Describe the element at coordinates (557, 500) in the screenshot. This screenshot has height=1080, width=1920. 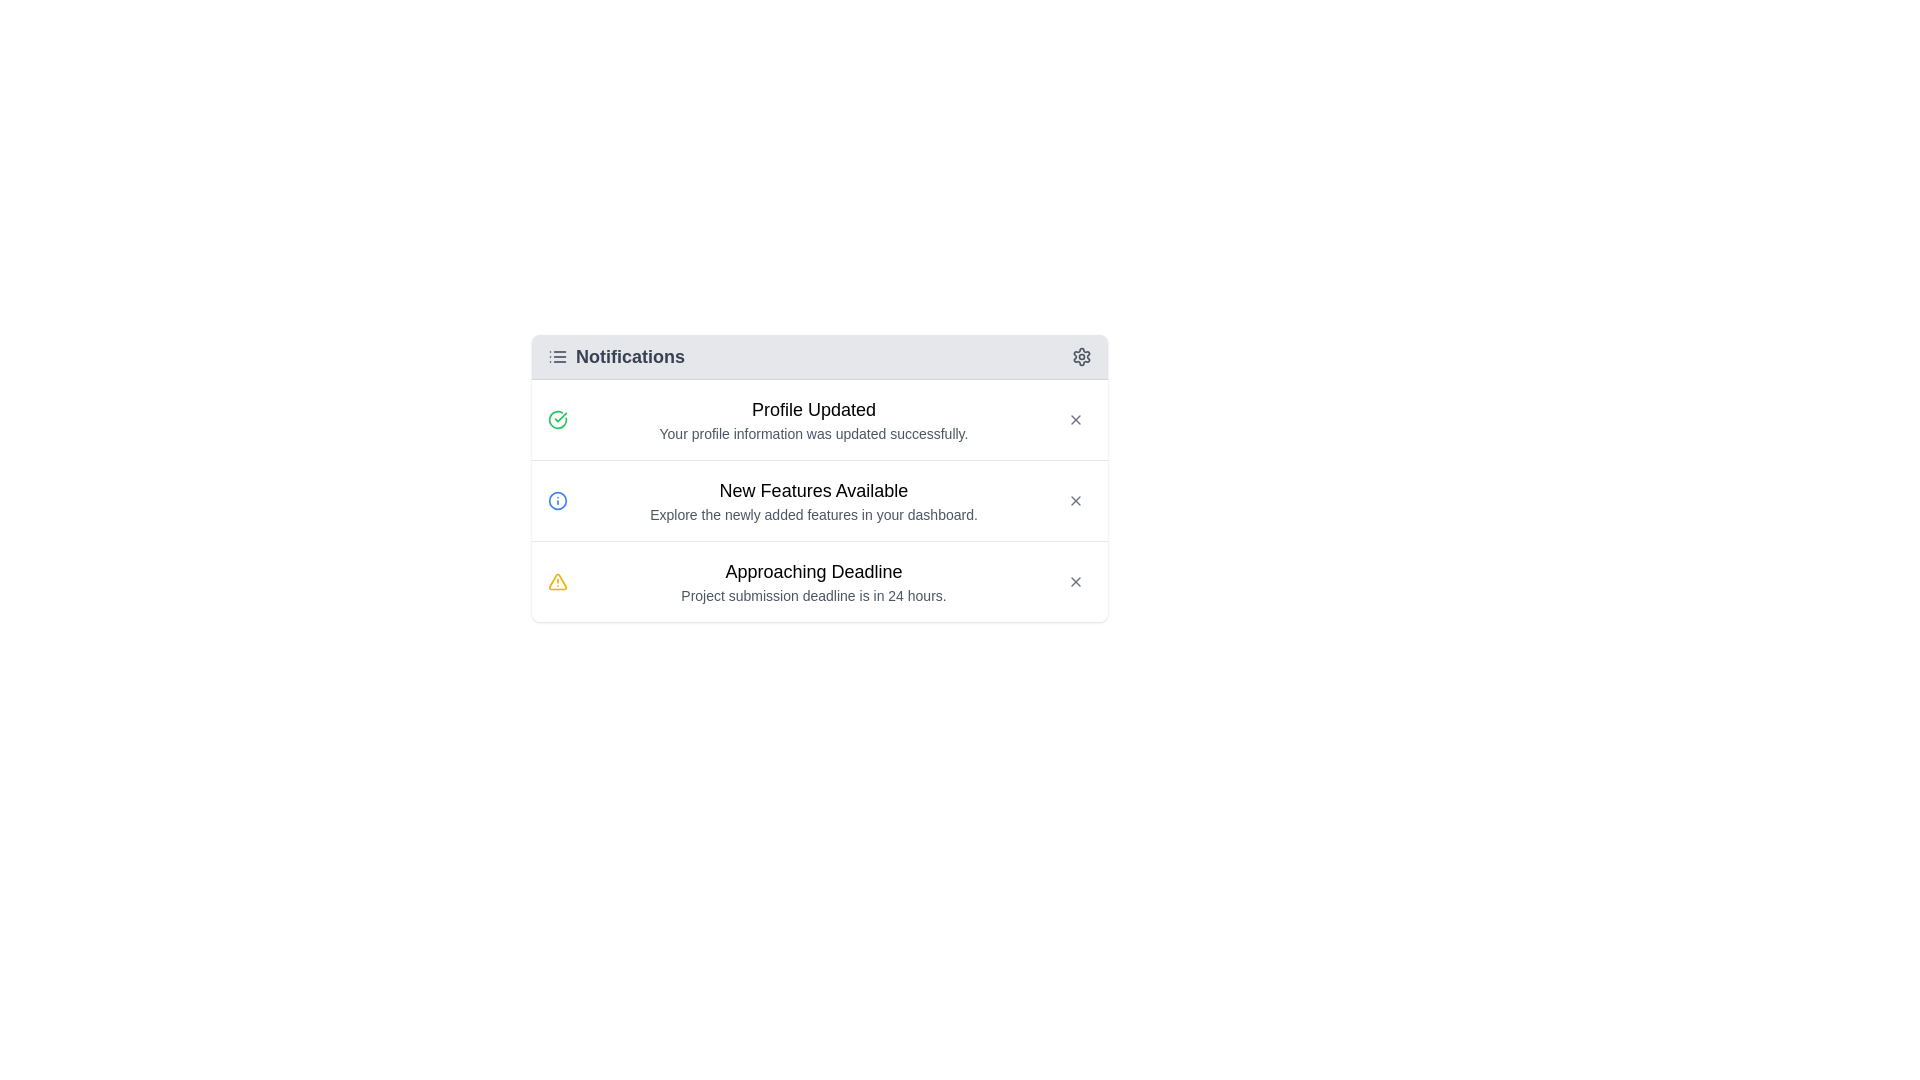
I see `blue-filled circle within the information icon located next to the 'New Features Available' notification for development purposes` at that location.